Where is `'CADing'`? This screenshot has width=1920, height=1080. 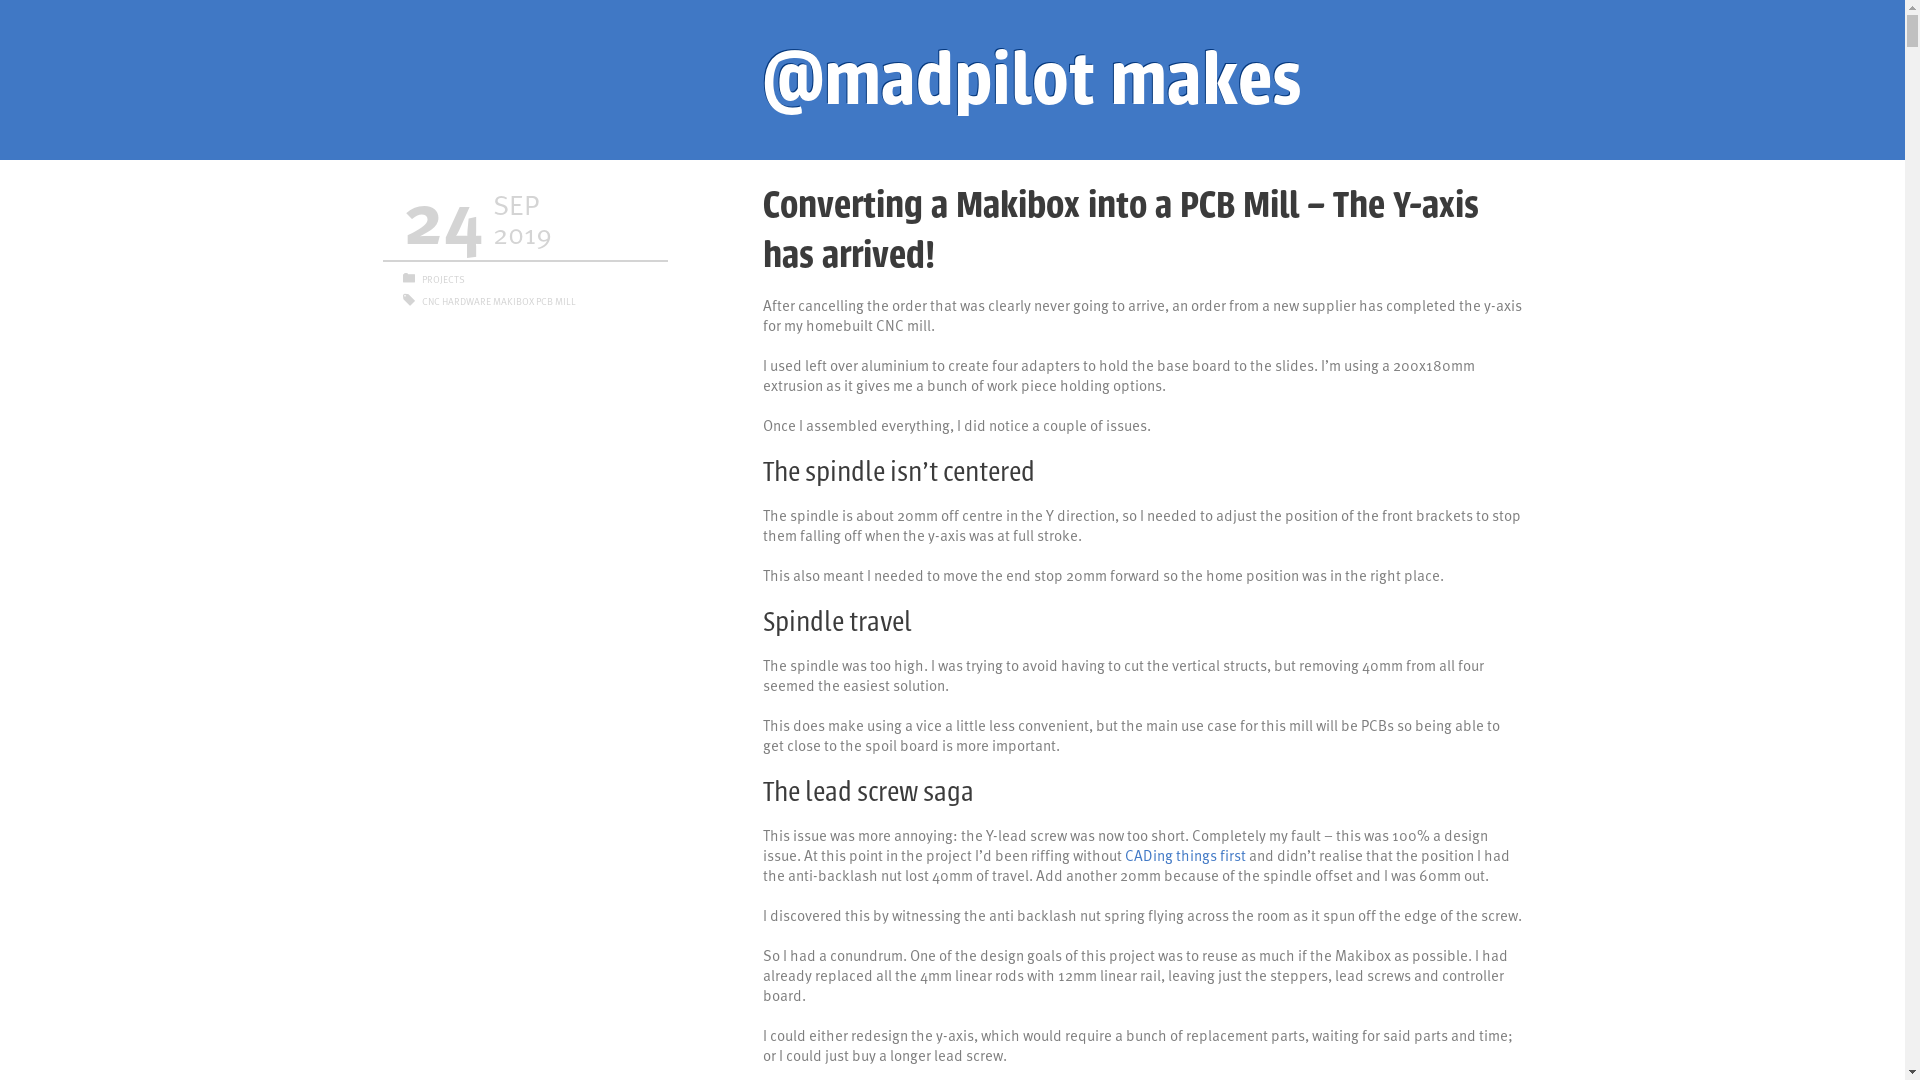 'CADing' is located at coordinates (1147, 855).